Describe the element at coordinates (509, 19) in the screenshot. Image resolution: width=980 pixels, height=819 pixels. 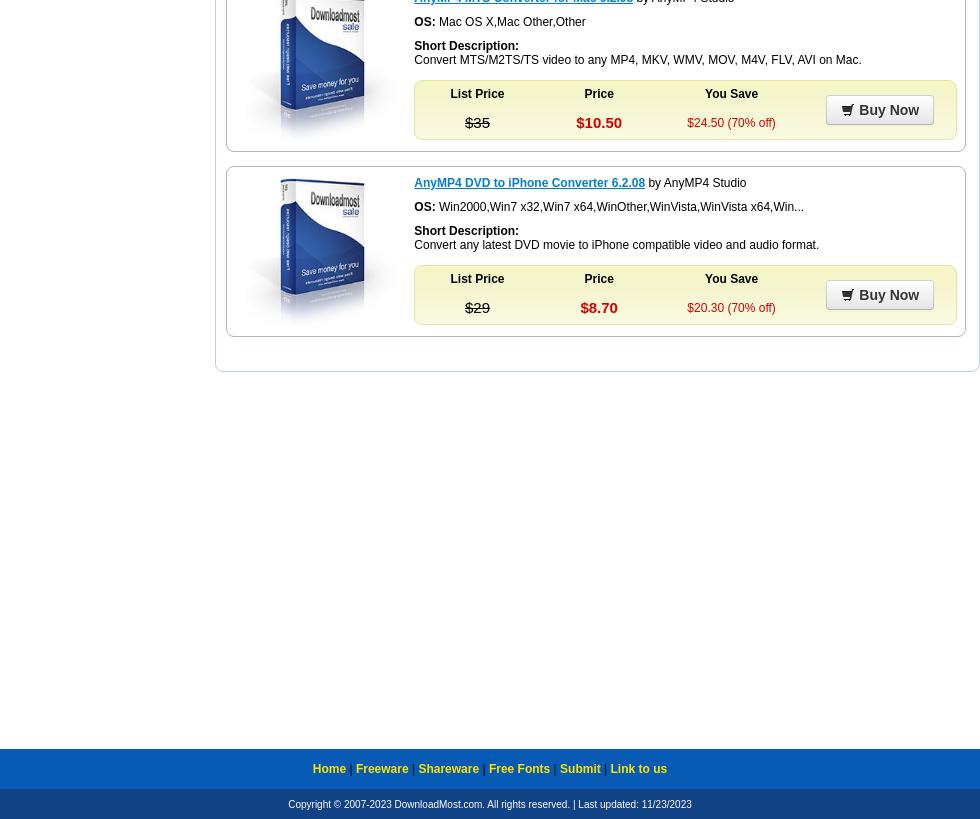
I see `'Mac OS X,Mac Other,Other'` at that location.